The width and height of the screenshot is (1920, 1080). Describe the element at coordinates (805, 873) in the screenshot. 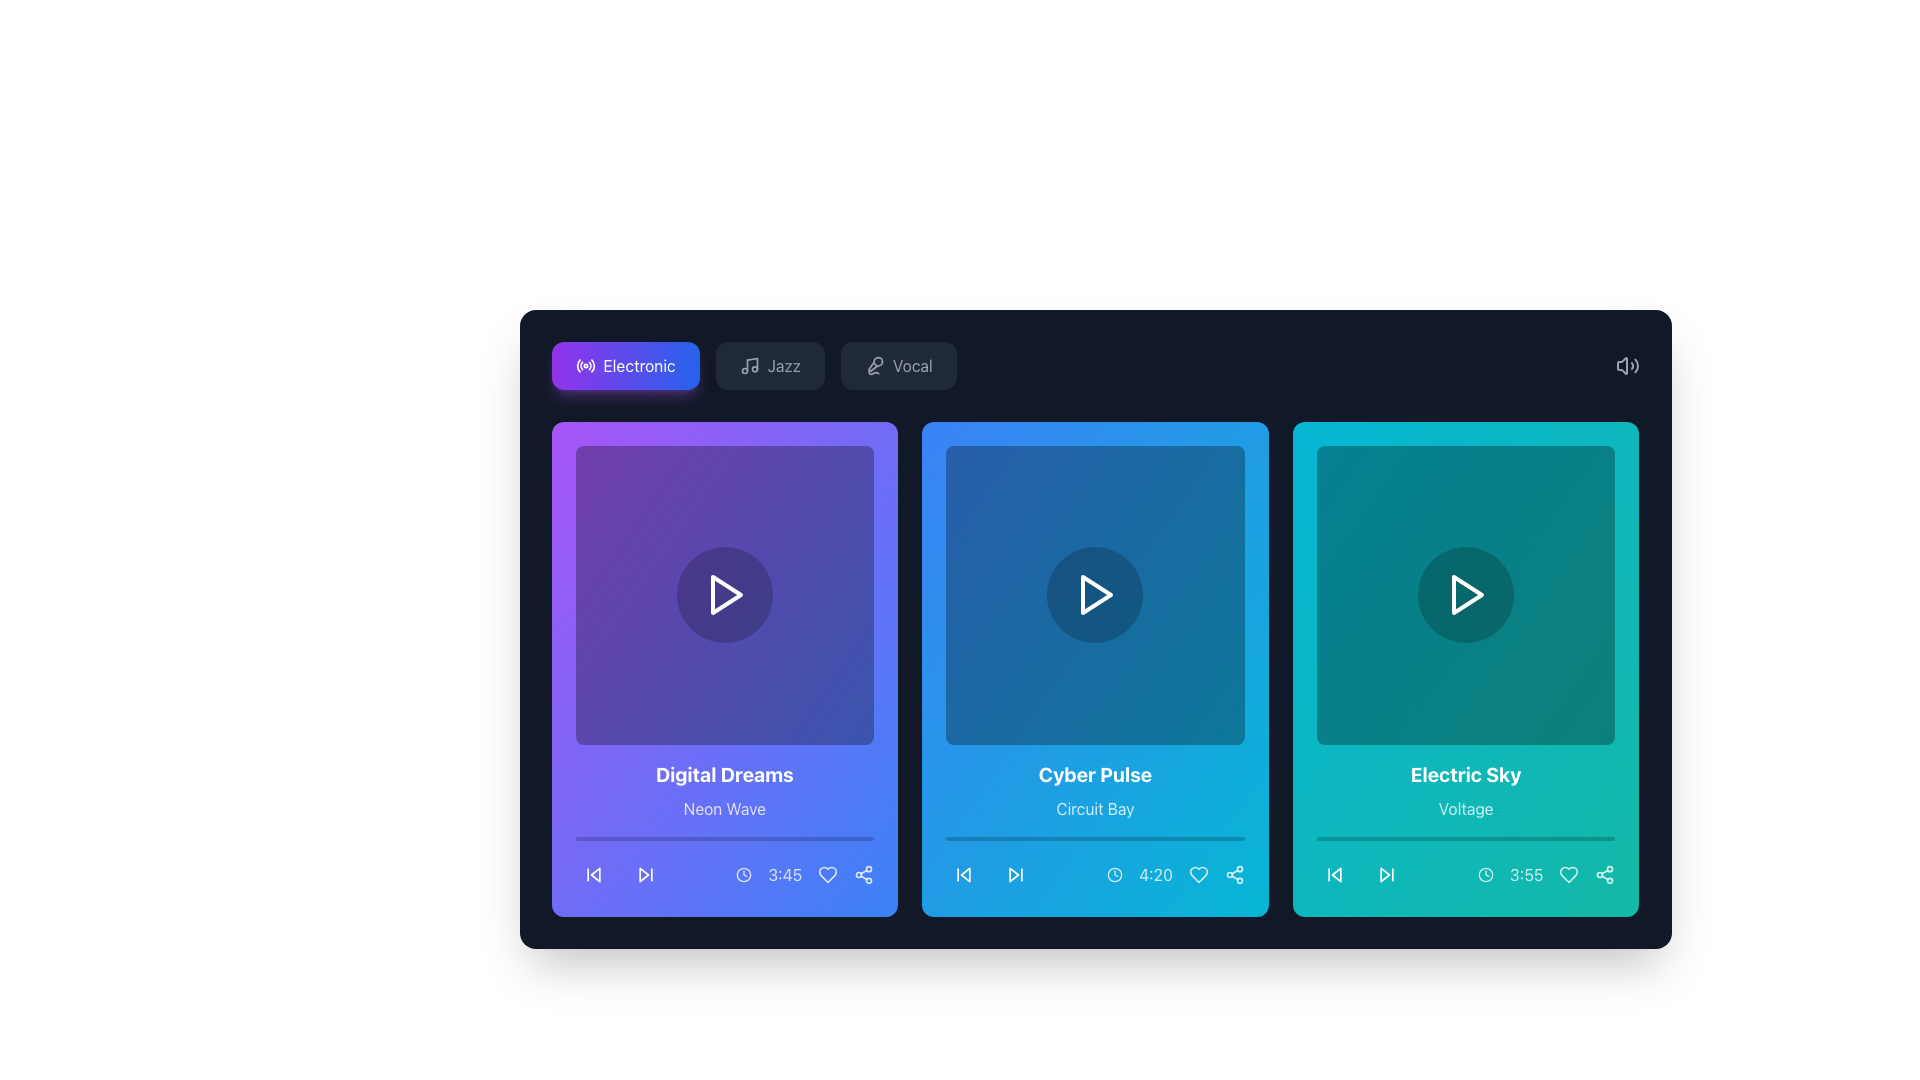

I see `the time label displaying '3:45' in white on a blue background, located in the bottom bar of the 'Digital Dreams' section between a clock icon and an outlined heart icon` at that location.